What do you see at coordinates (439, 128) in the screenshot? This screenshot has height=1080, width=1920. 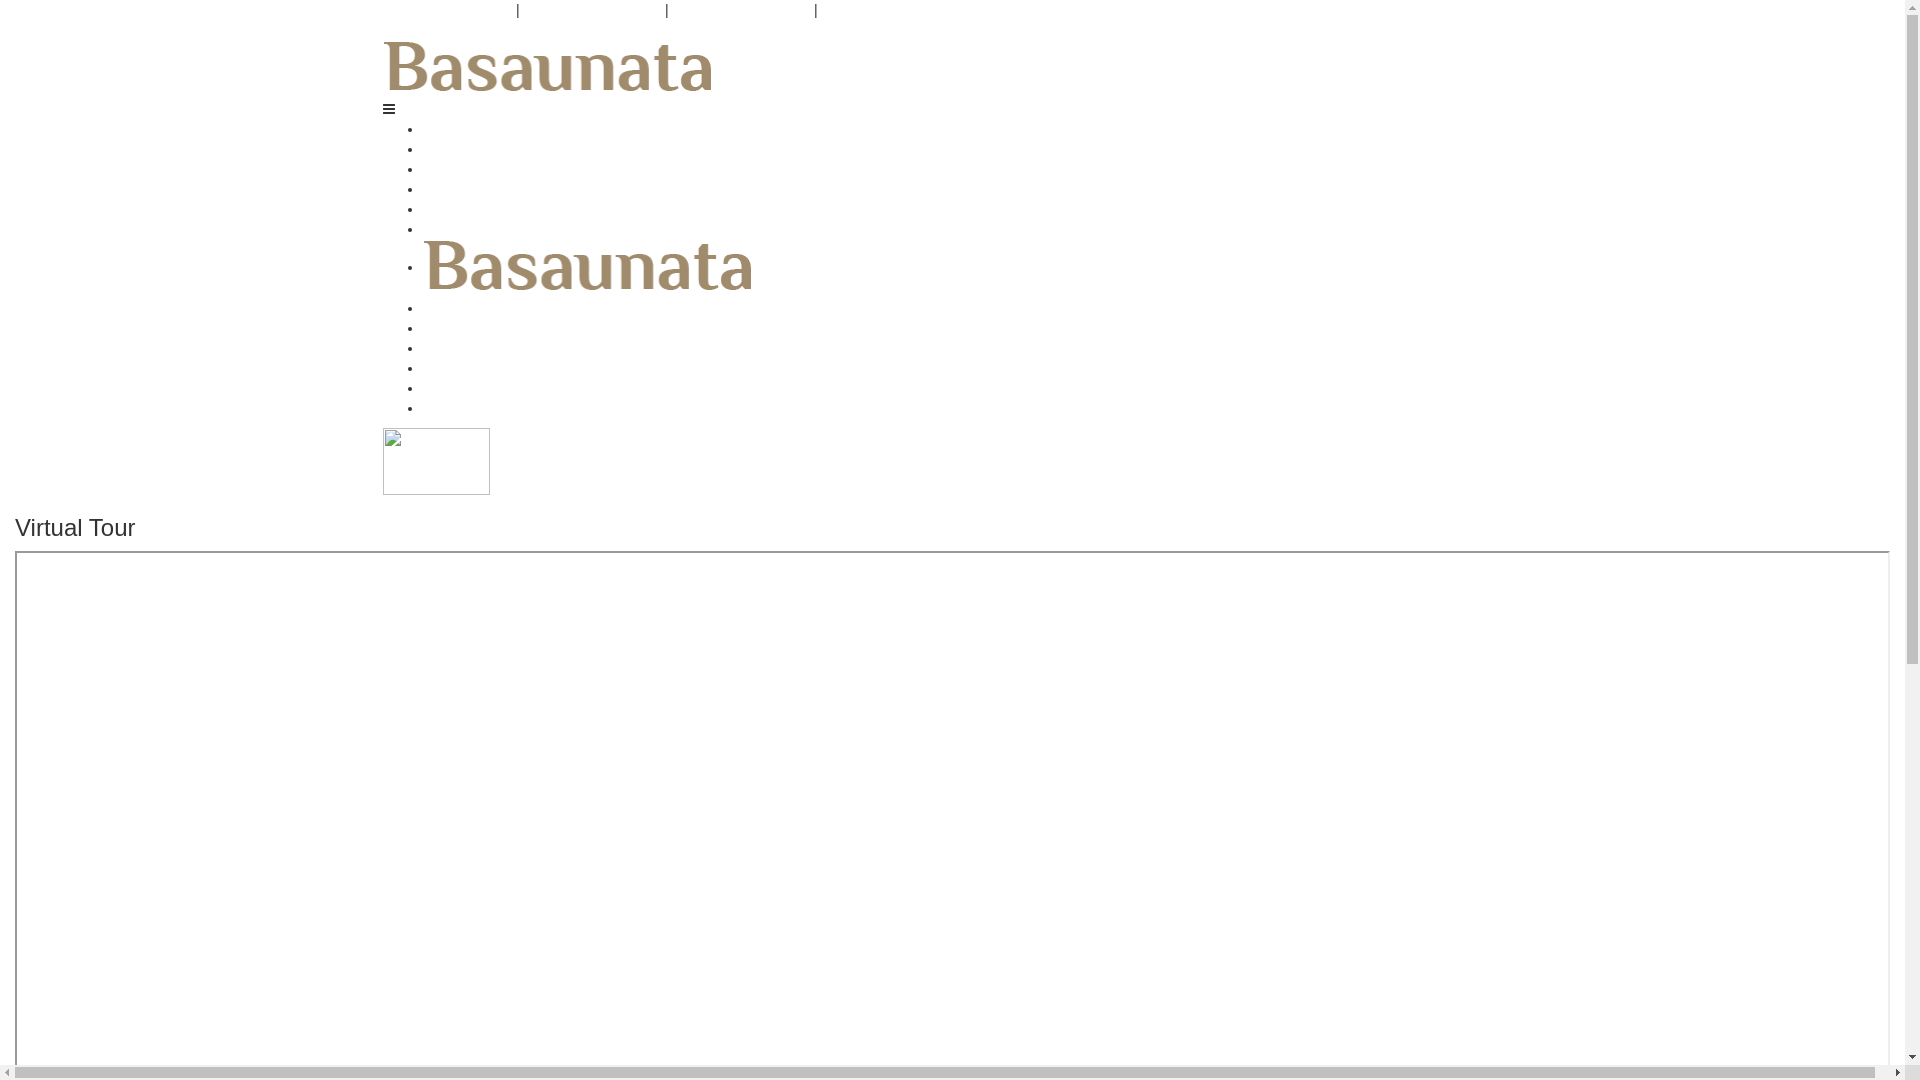 I see `'Home'` at bounding box center [439, 128].